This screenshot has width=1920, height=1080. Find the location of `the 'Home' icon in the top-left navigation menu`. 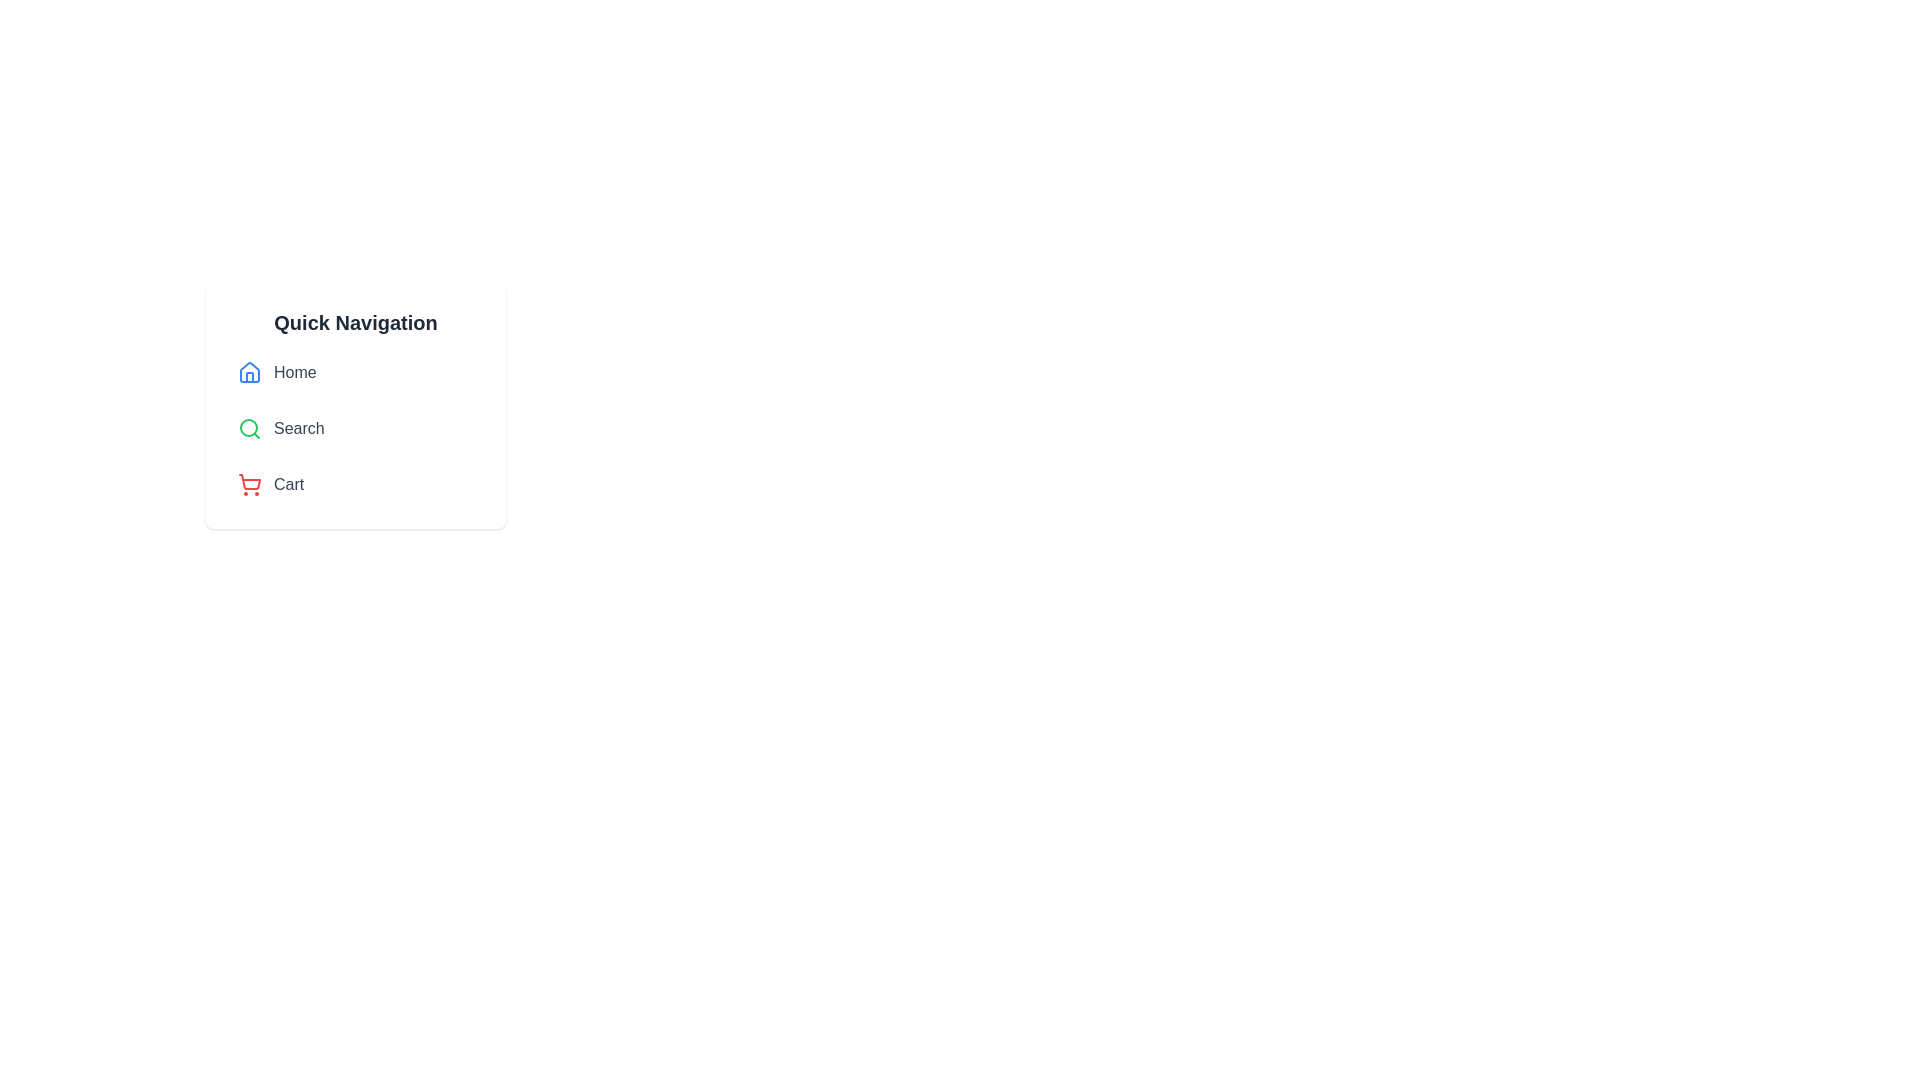

the 'Home' icon in the top-left navigation menu is located at coordinates (248, 371).